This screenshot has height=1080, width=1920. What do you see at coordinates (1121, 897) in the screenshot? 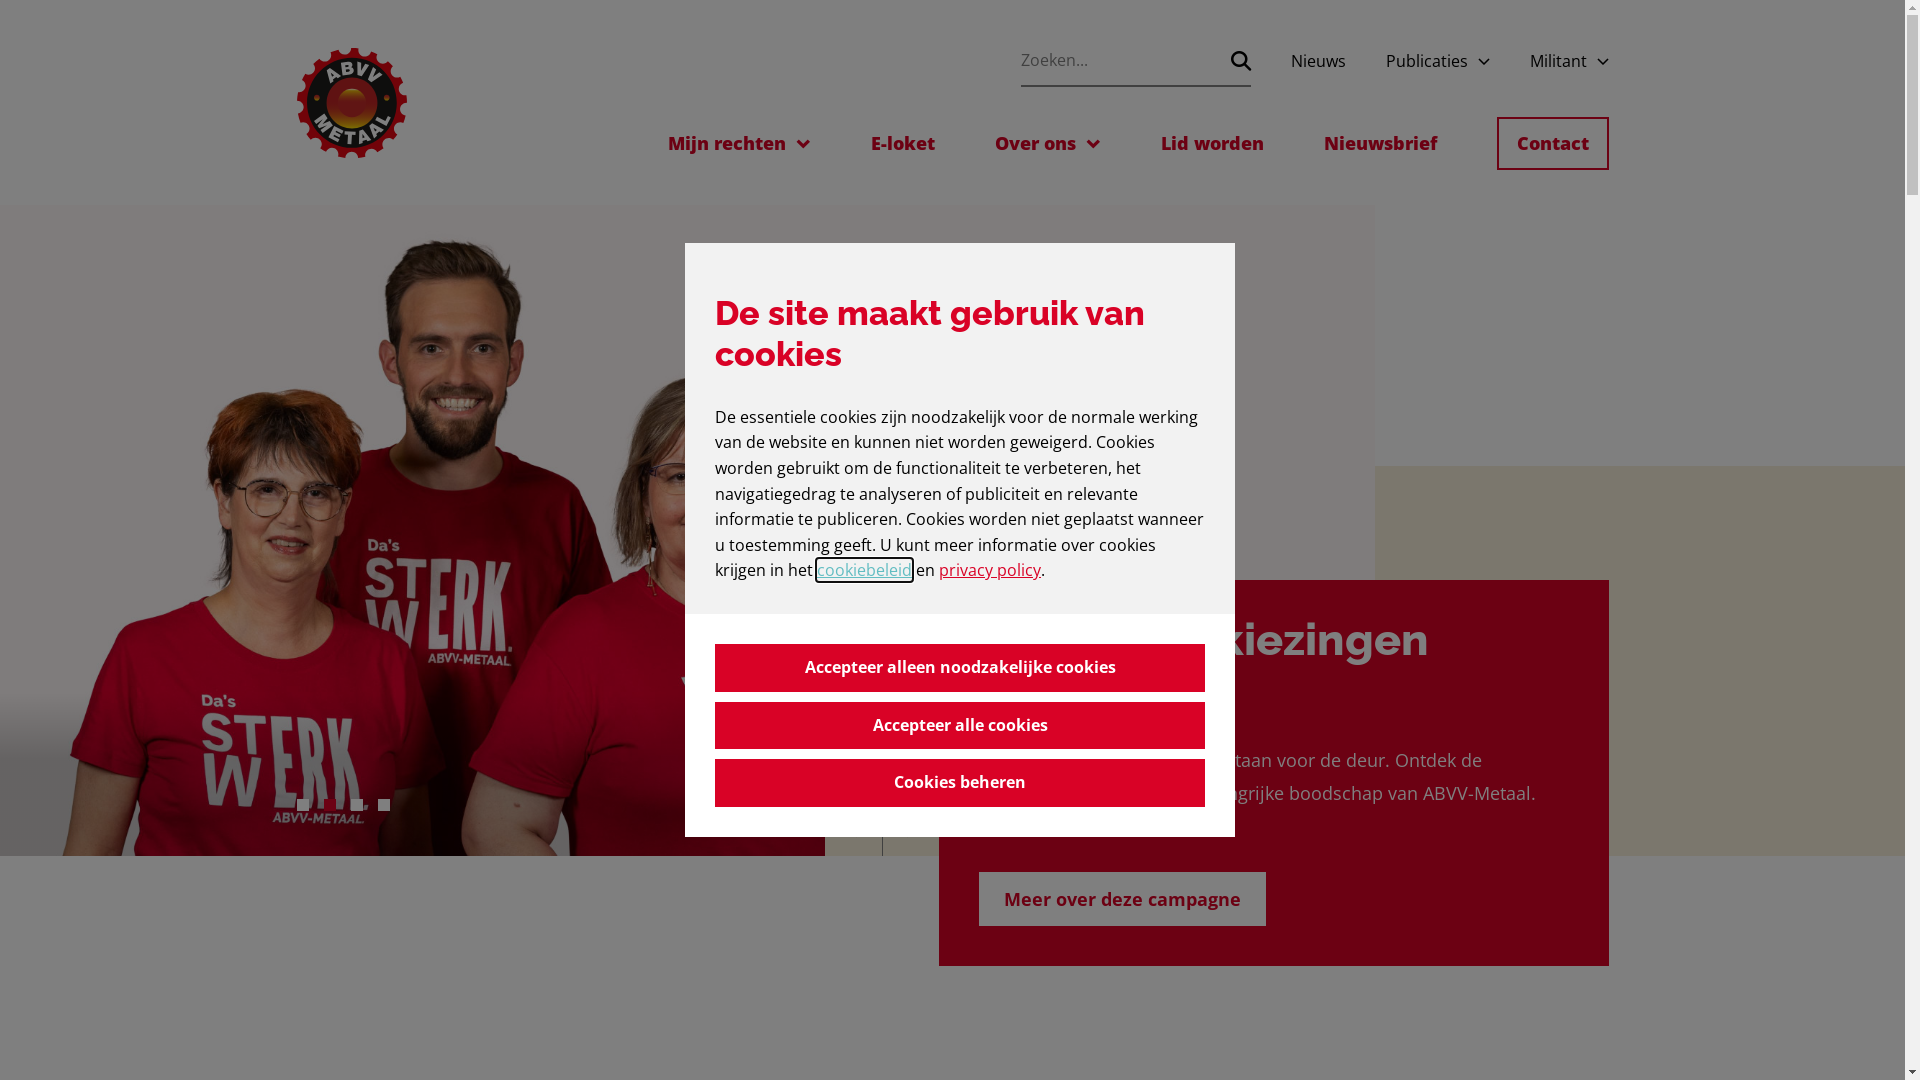
I see `'Meer over deze campagne'` at bounding box center [1121, 897].